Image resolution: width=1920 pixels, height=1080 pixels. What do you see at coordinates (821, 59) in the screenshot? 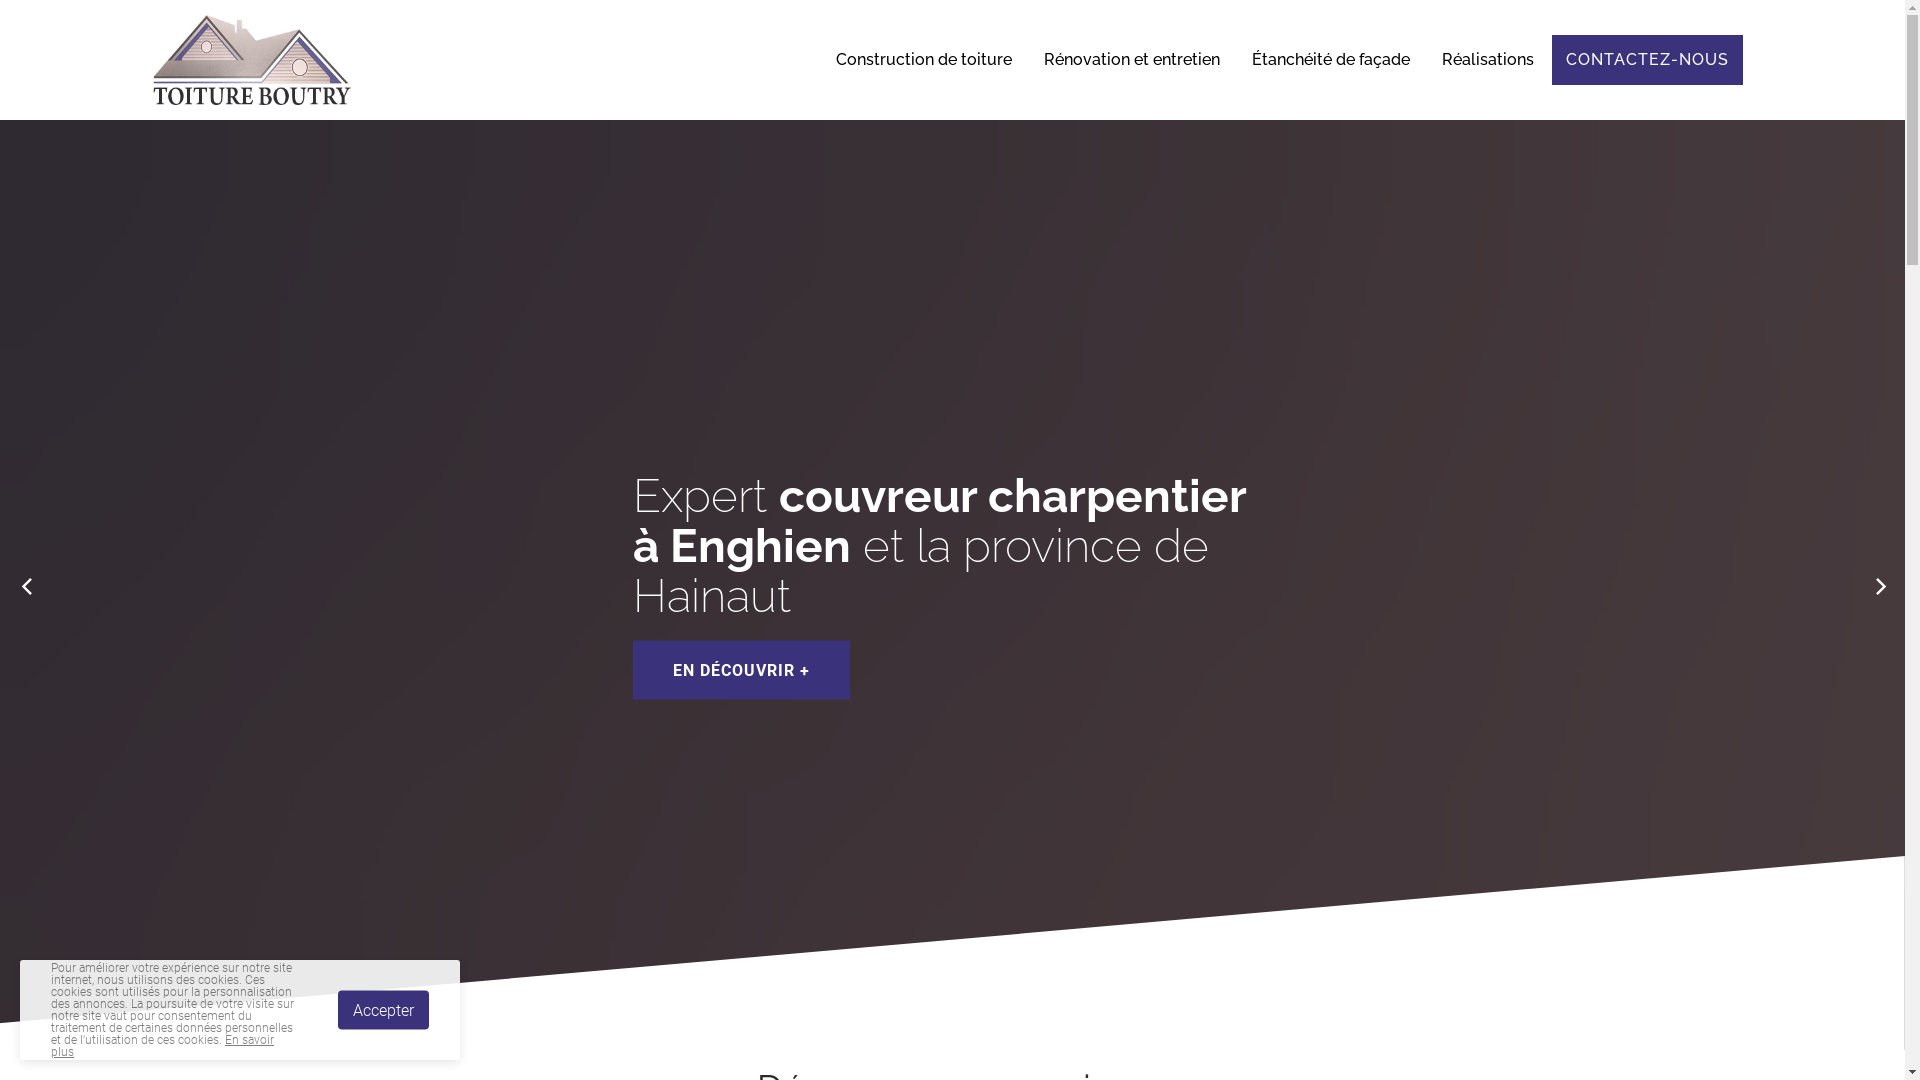
I see `'Construction de toiture'` at bounding box center [821, 59].